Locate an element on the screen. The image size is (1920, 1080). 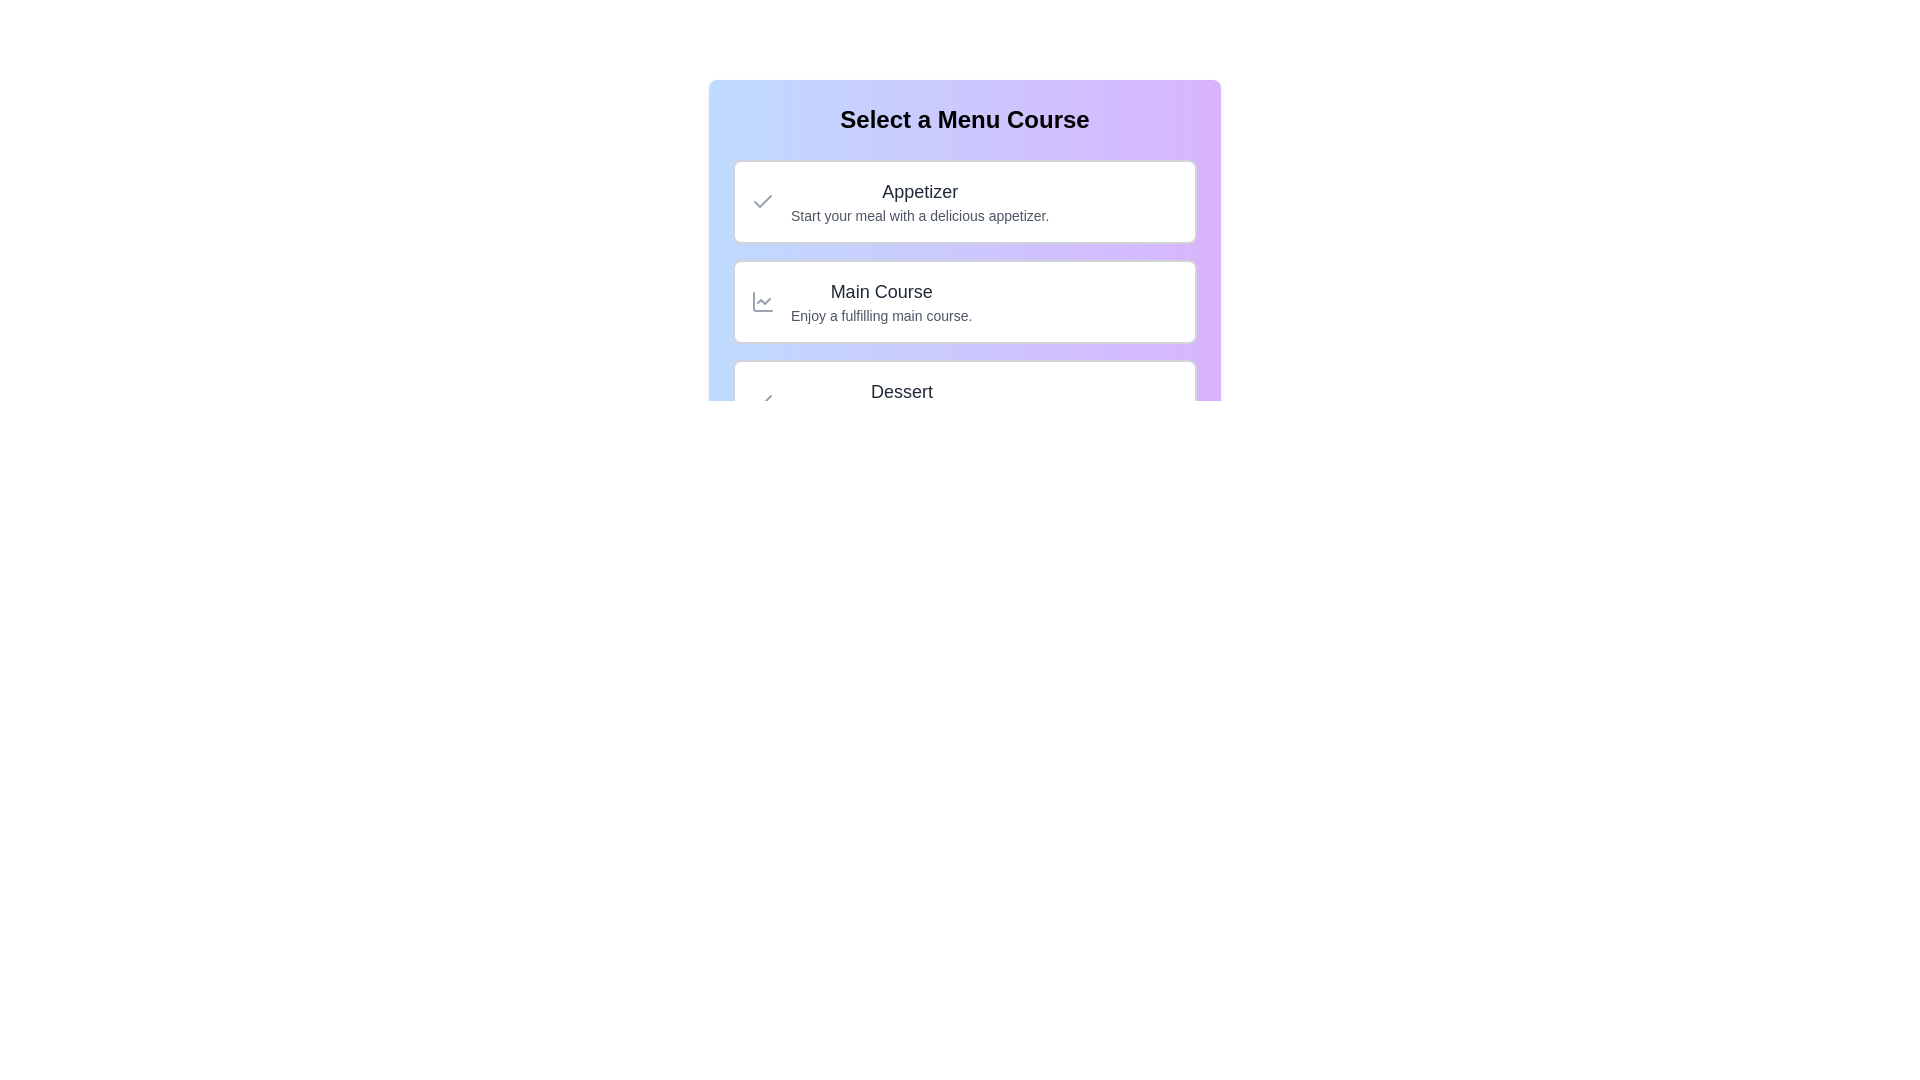
the 'Main Course' selectable card, which is the second item in the list under 'Select a Menu Course' is located at coordinates (964, 293).